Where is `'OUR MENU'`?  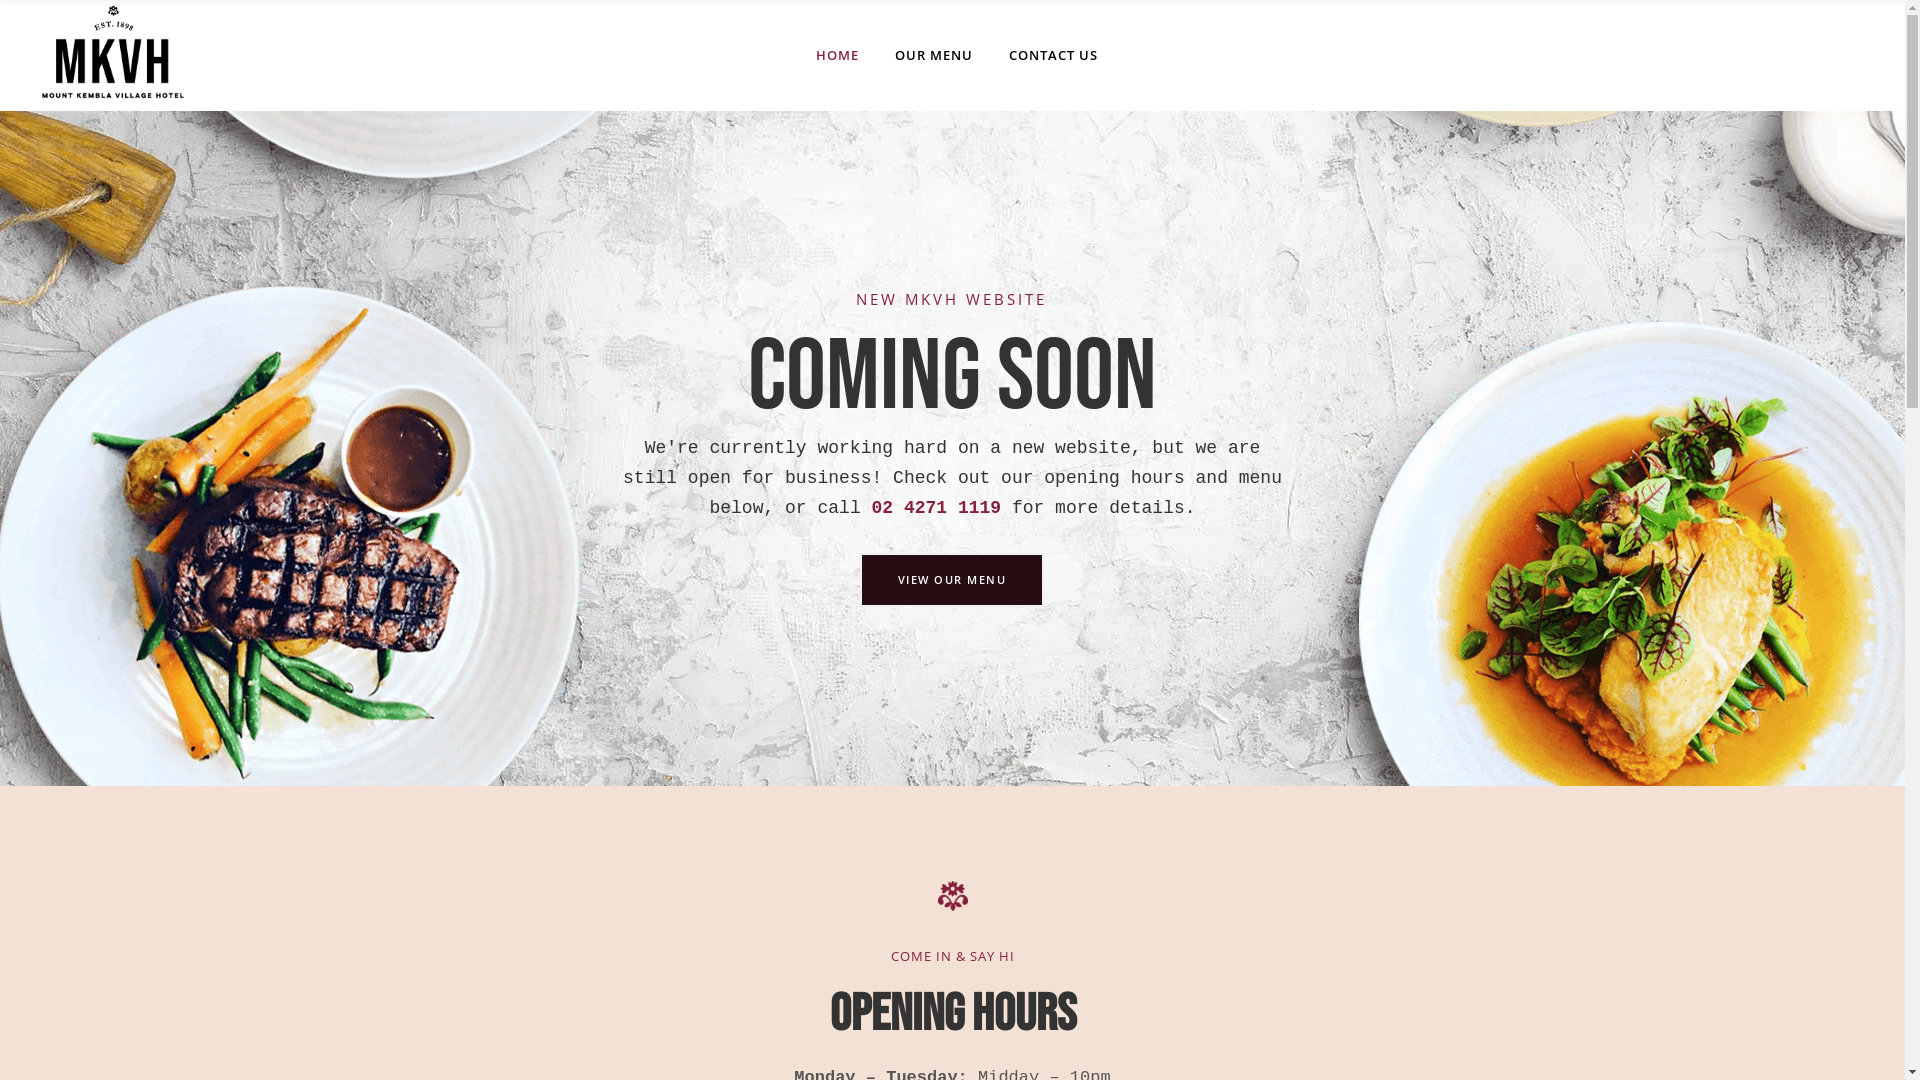
'OUR MENU' is located at coordinates (933, 54).